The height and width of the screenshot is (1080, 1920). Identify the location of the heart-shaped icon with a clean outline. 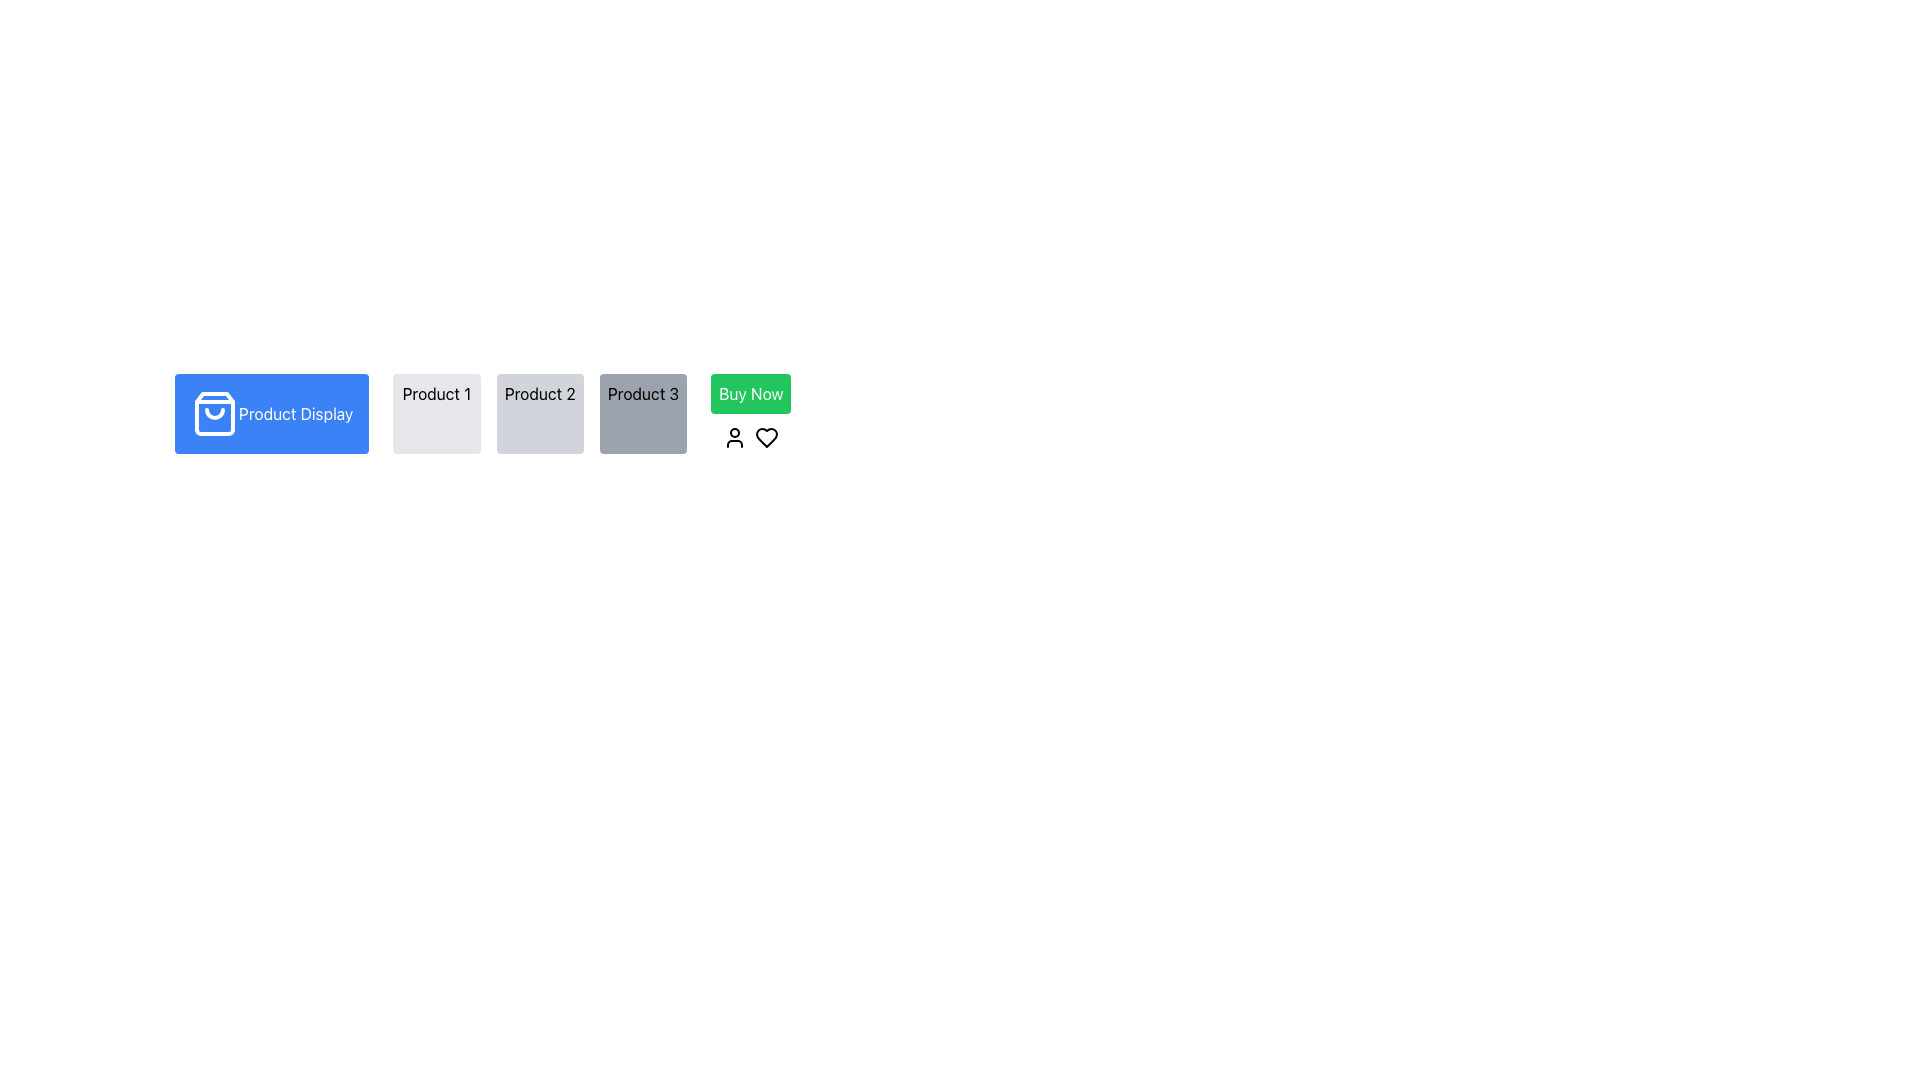
(766, 437).